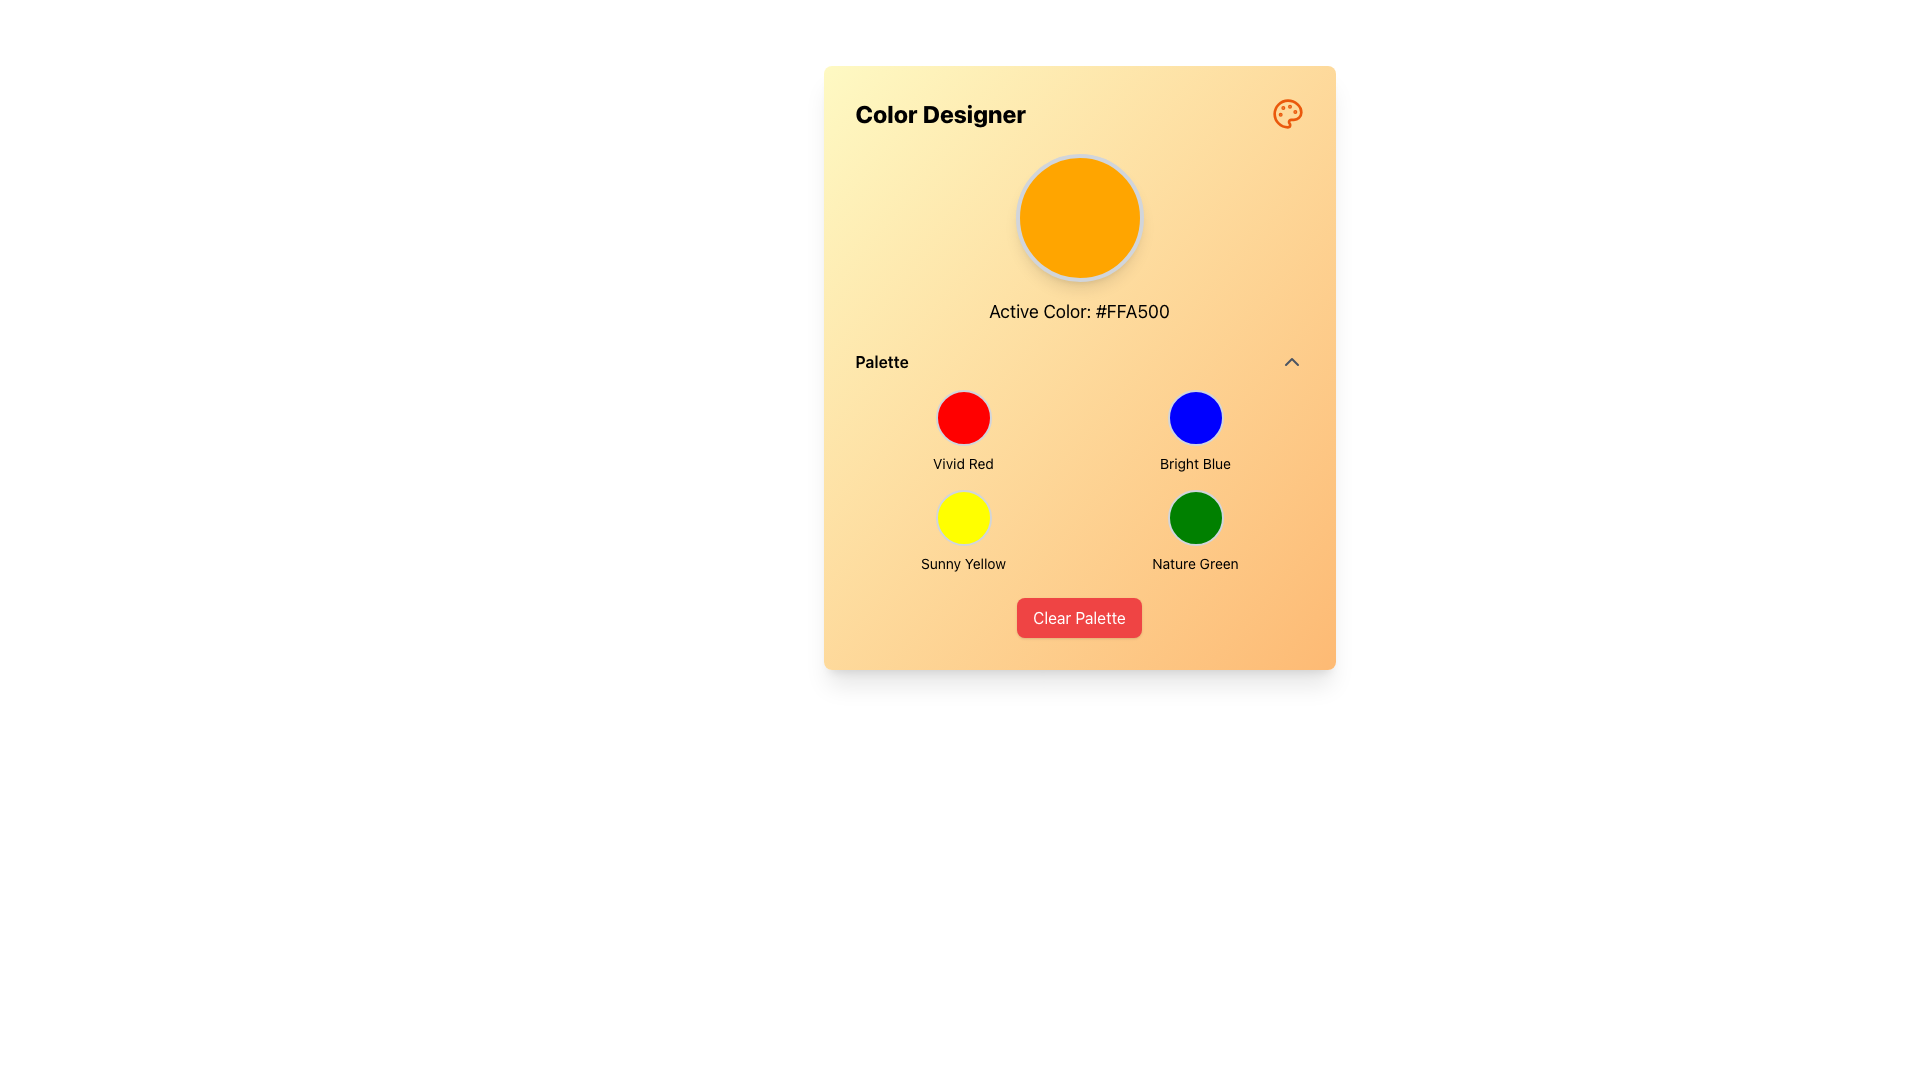 The height and width of the screenshot is (1080, 1920). What do you see at coordinates (1287, 114) in the screenshot?
I see `the orange artist's palette icon located in the top-right corner of the 'Color Designer' card` at bounding box center [1287, 114].